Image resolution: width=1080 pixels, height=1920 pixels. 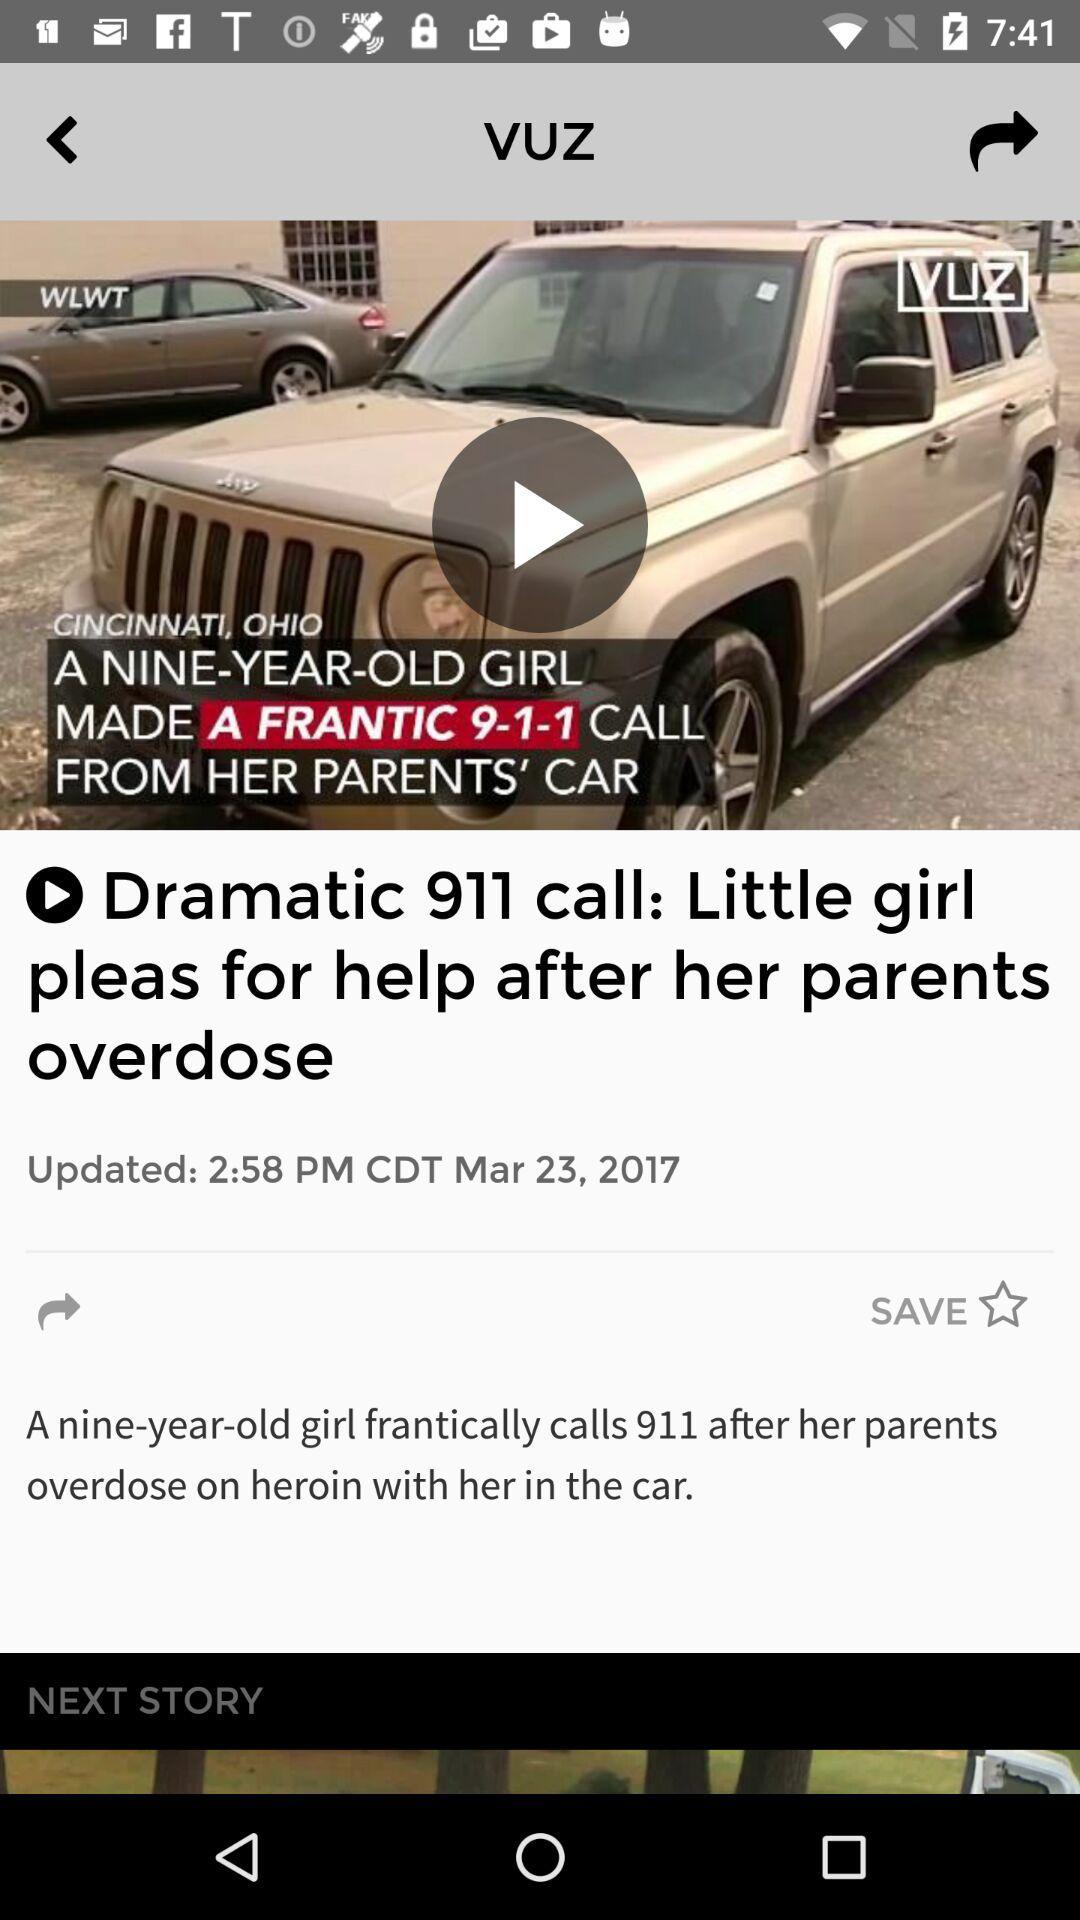 I want to click on the save, so click(x=919, y=1312).